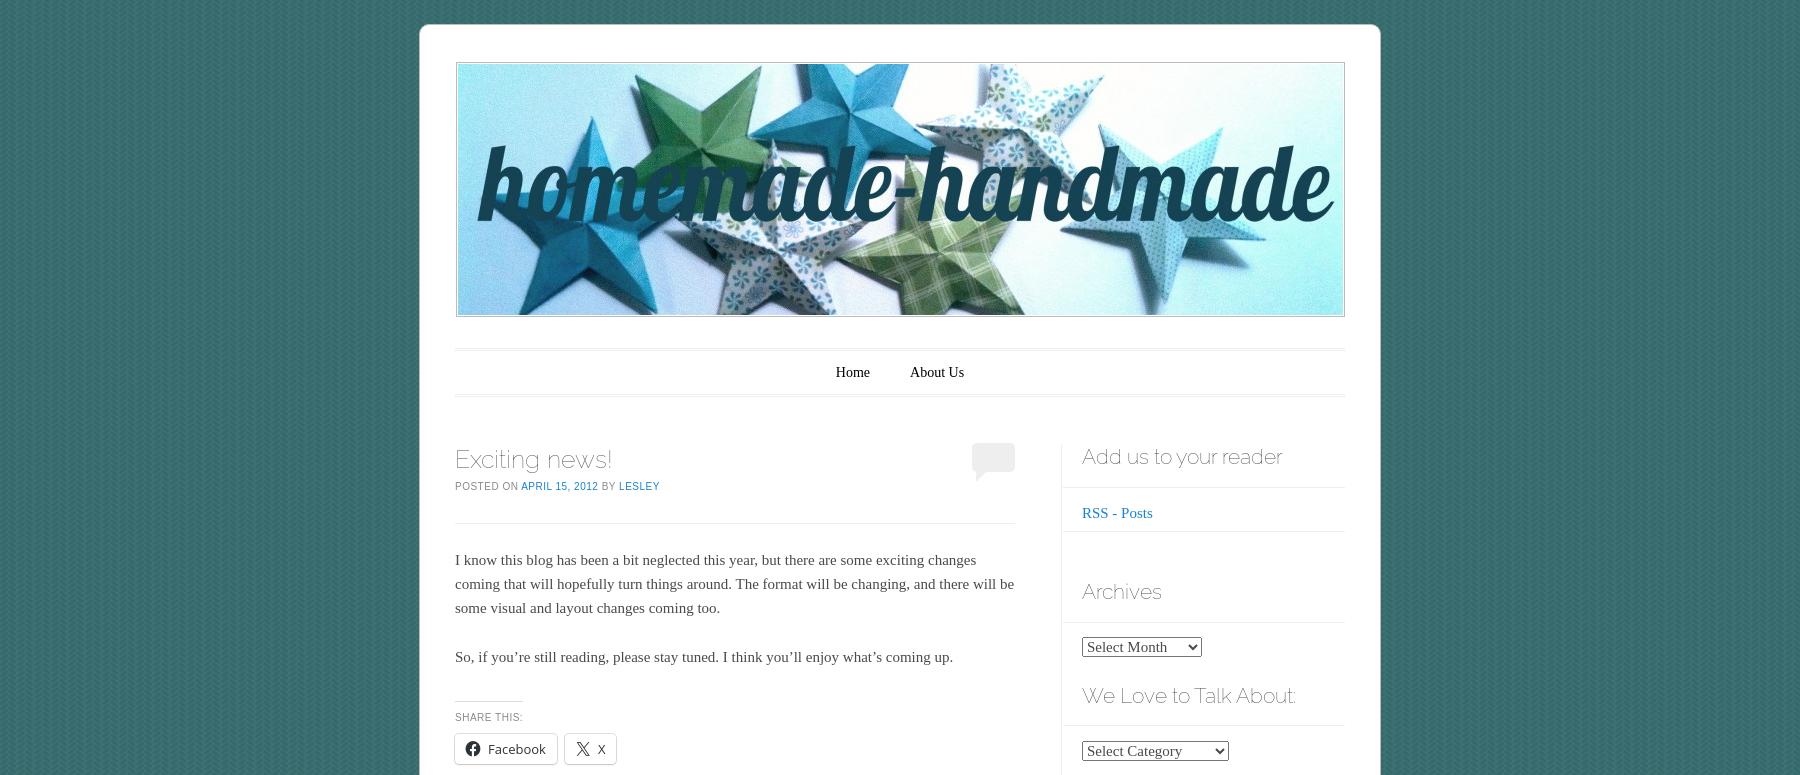 The image size is (1800, 775). I want to click on 'homemade•handmade', so click(766, 108).